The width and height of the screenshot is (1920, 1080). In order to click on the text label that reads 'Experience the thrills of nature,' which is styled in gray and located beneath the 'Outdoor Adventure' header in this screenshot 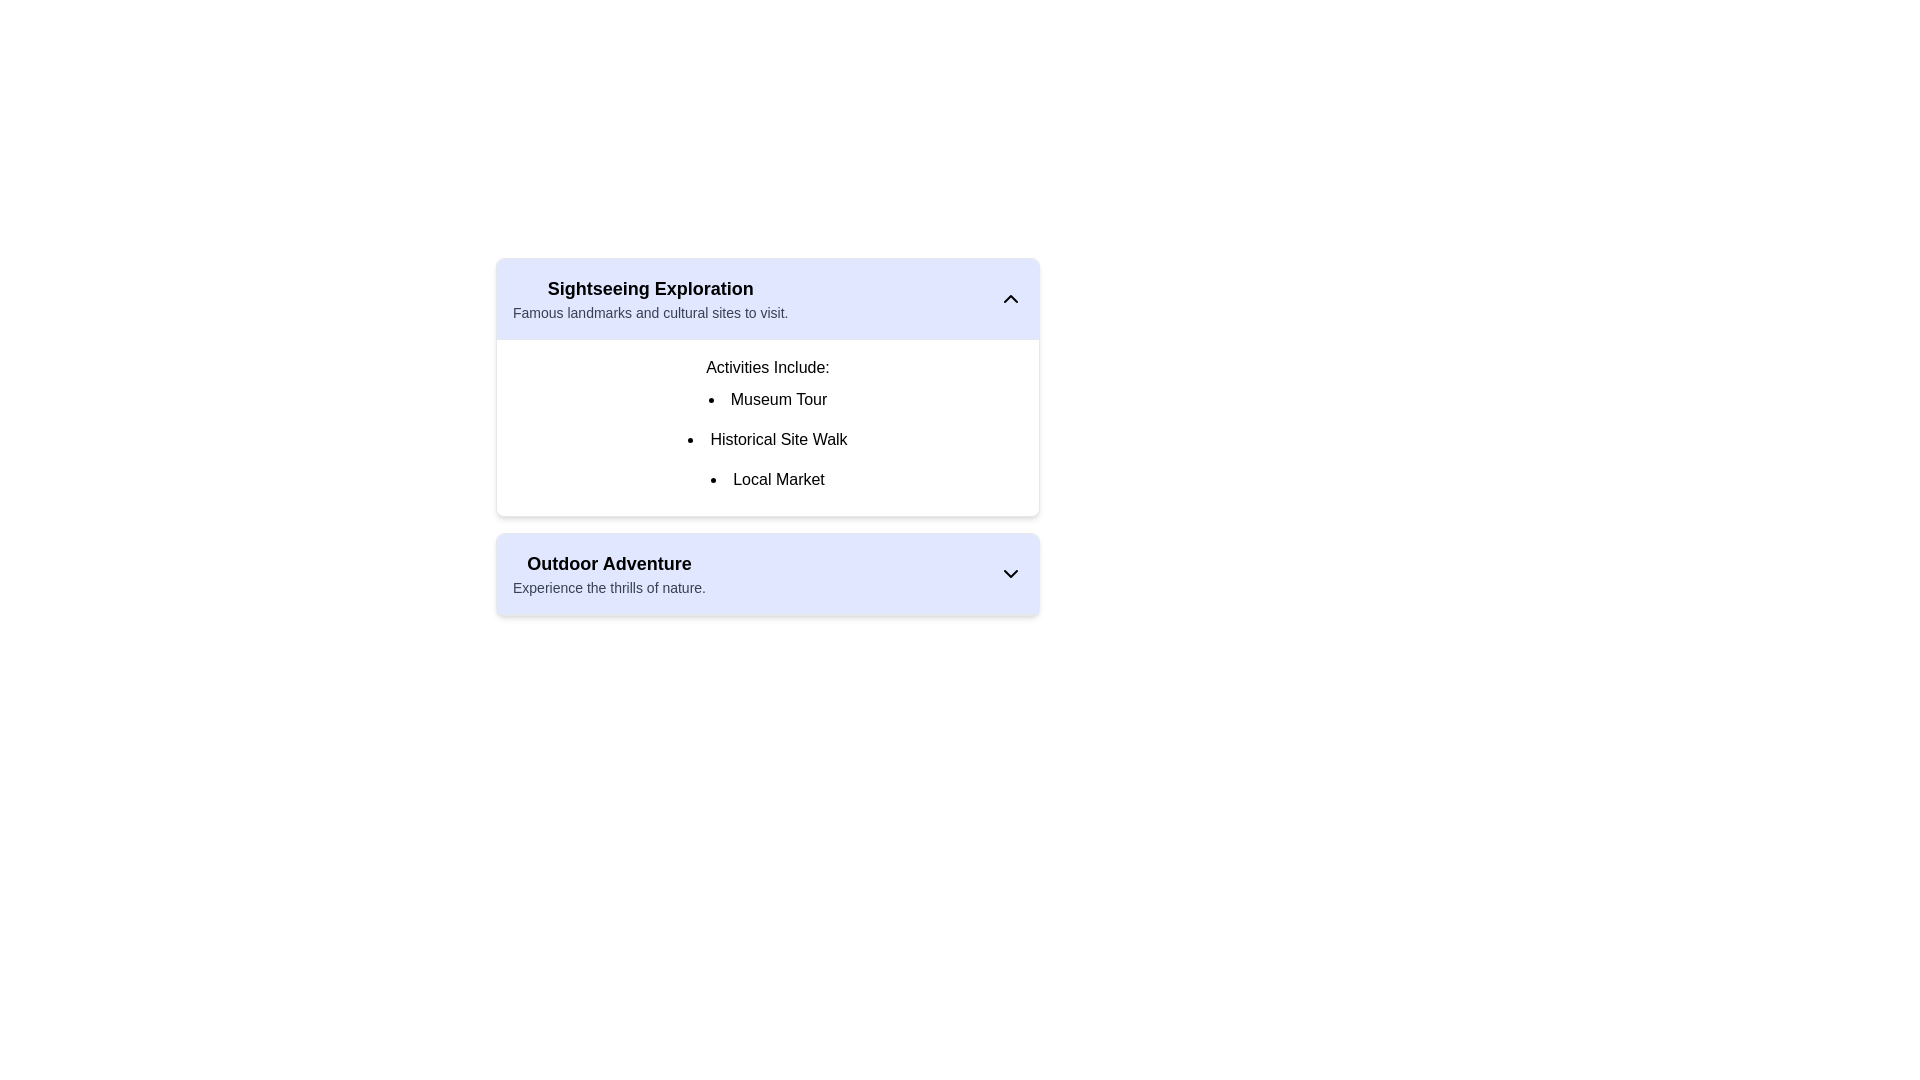, I will do `click(608, 586)`.